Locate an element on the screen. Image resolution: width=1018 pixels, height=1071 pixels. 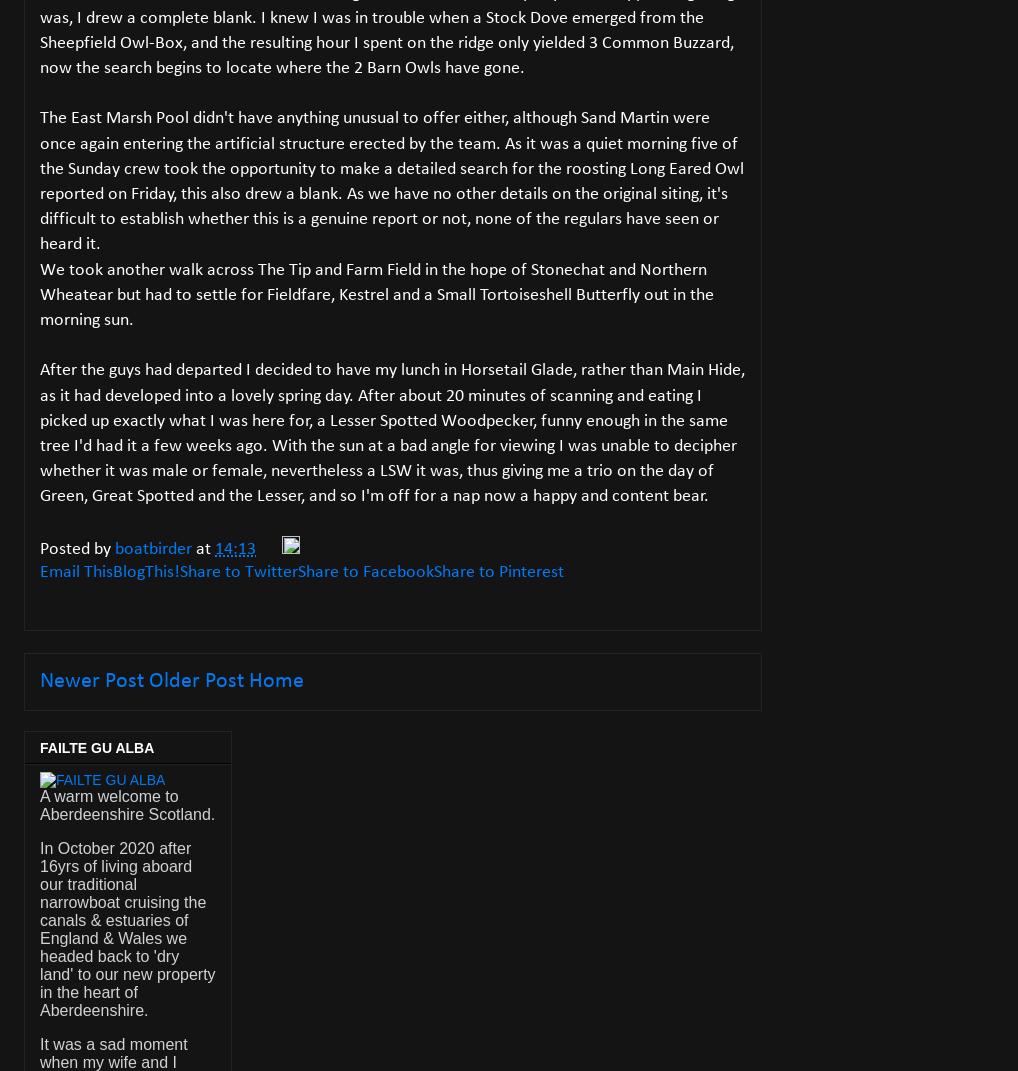
'Older Post' is located at coordinates (148, 680).